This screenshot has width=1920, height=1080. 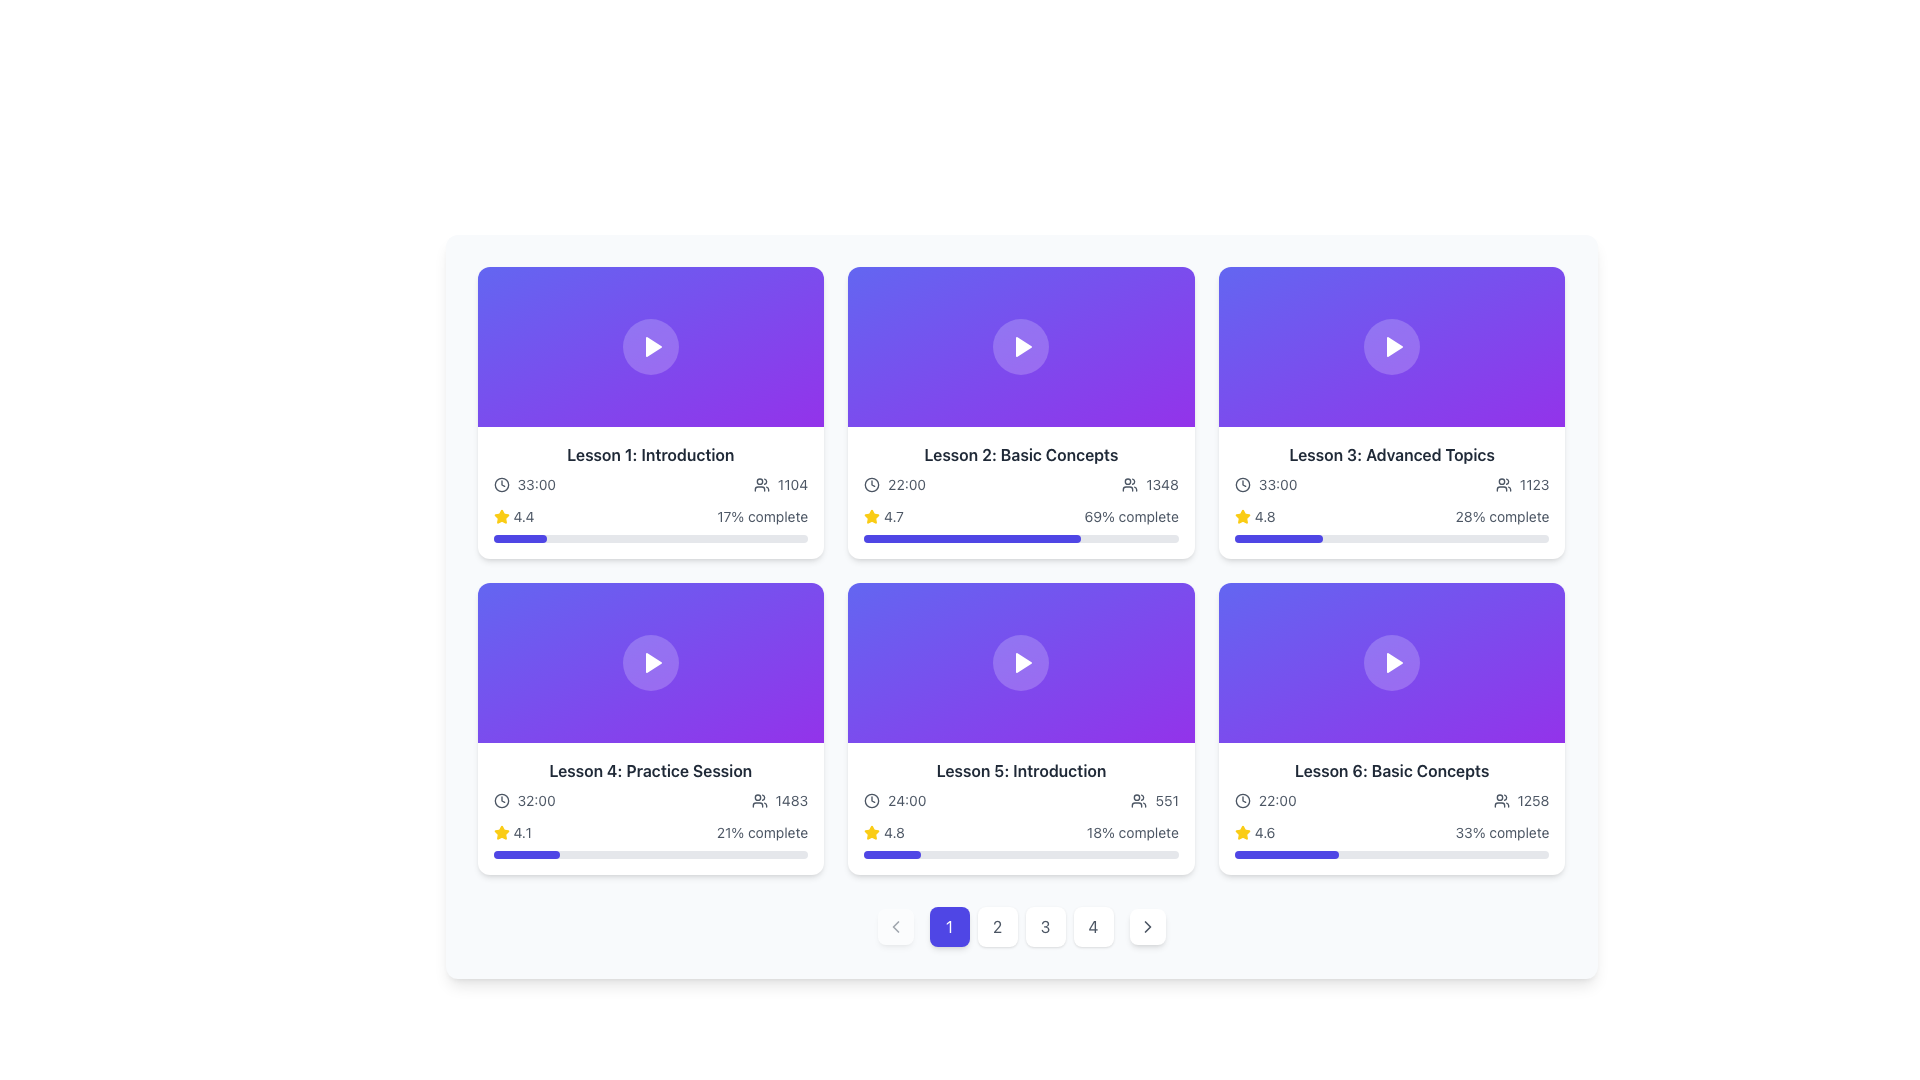 I want to click on the duration text label located in the lower-left portion of the 'Lesson 4: Practice Session' card, which follows a clock icon, so click(x=536, y=800).